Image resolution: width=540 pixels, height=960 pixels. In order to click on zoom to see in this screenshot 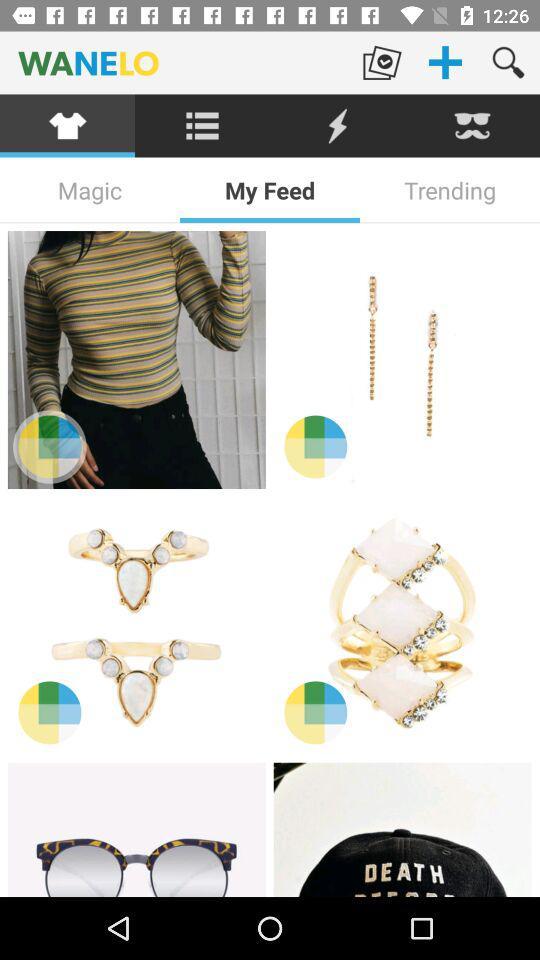, I will do `click(49, 446)`.